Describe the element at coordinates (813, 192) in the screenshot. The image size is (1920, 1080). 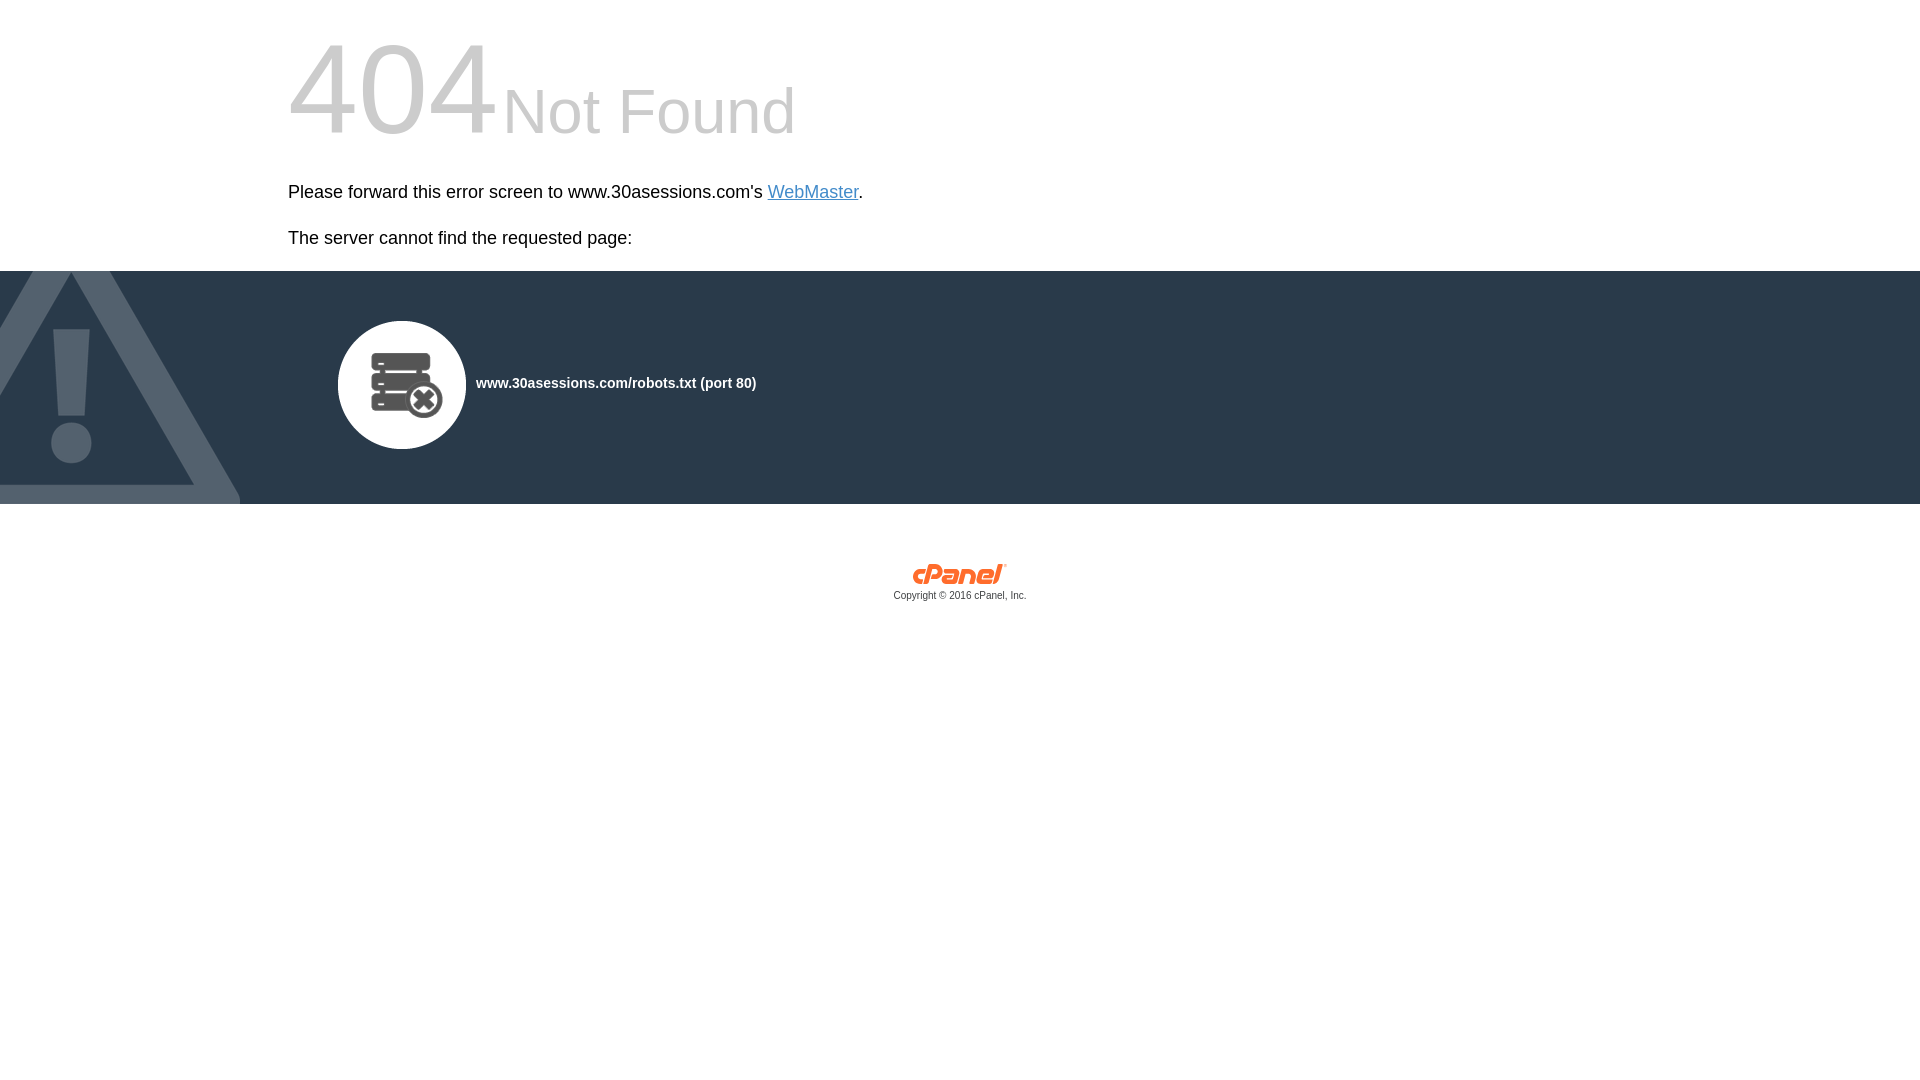
I see `'WebMaster'` at that location.